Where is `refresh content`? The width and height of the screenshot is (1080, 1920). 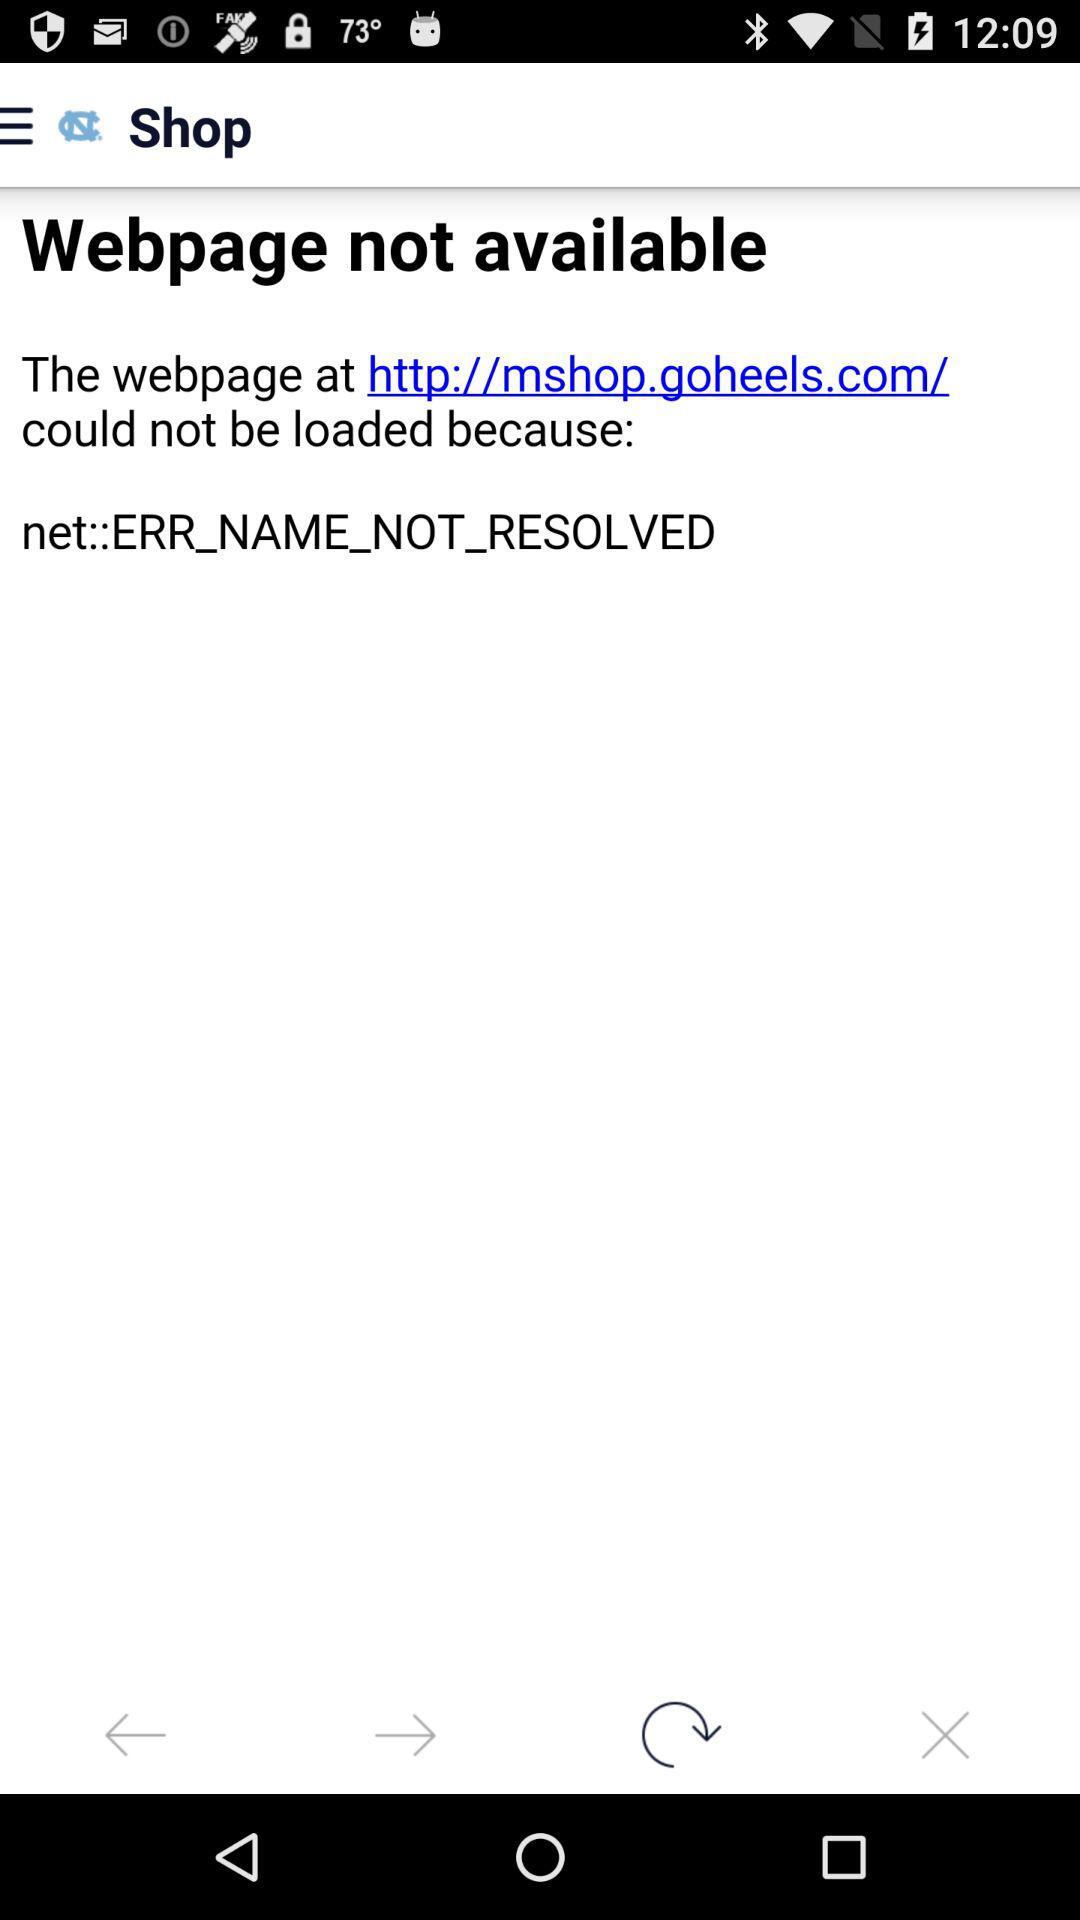
refresh content is located at coordinates (675, 1733).